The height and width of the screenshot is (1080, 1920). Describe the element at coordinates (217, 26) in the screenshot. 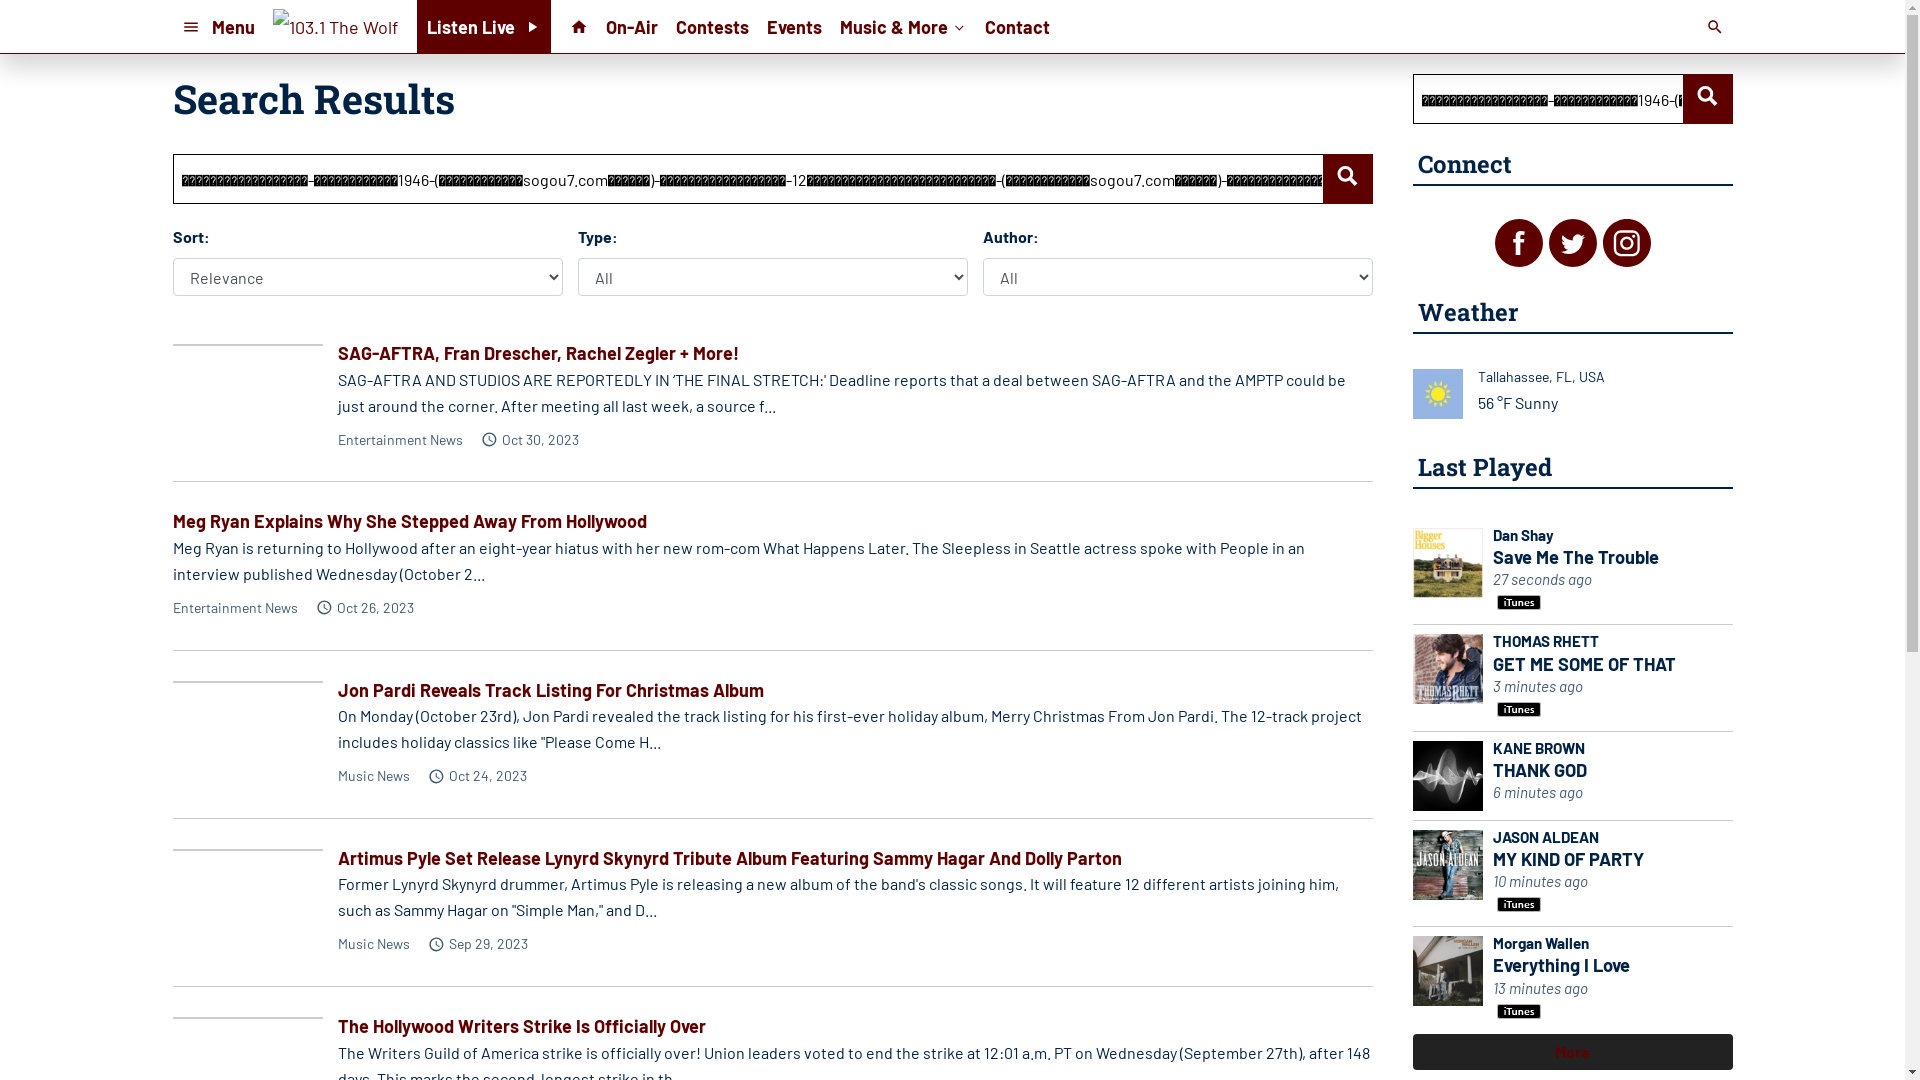

I see `'Menu'` at that location.